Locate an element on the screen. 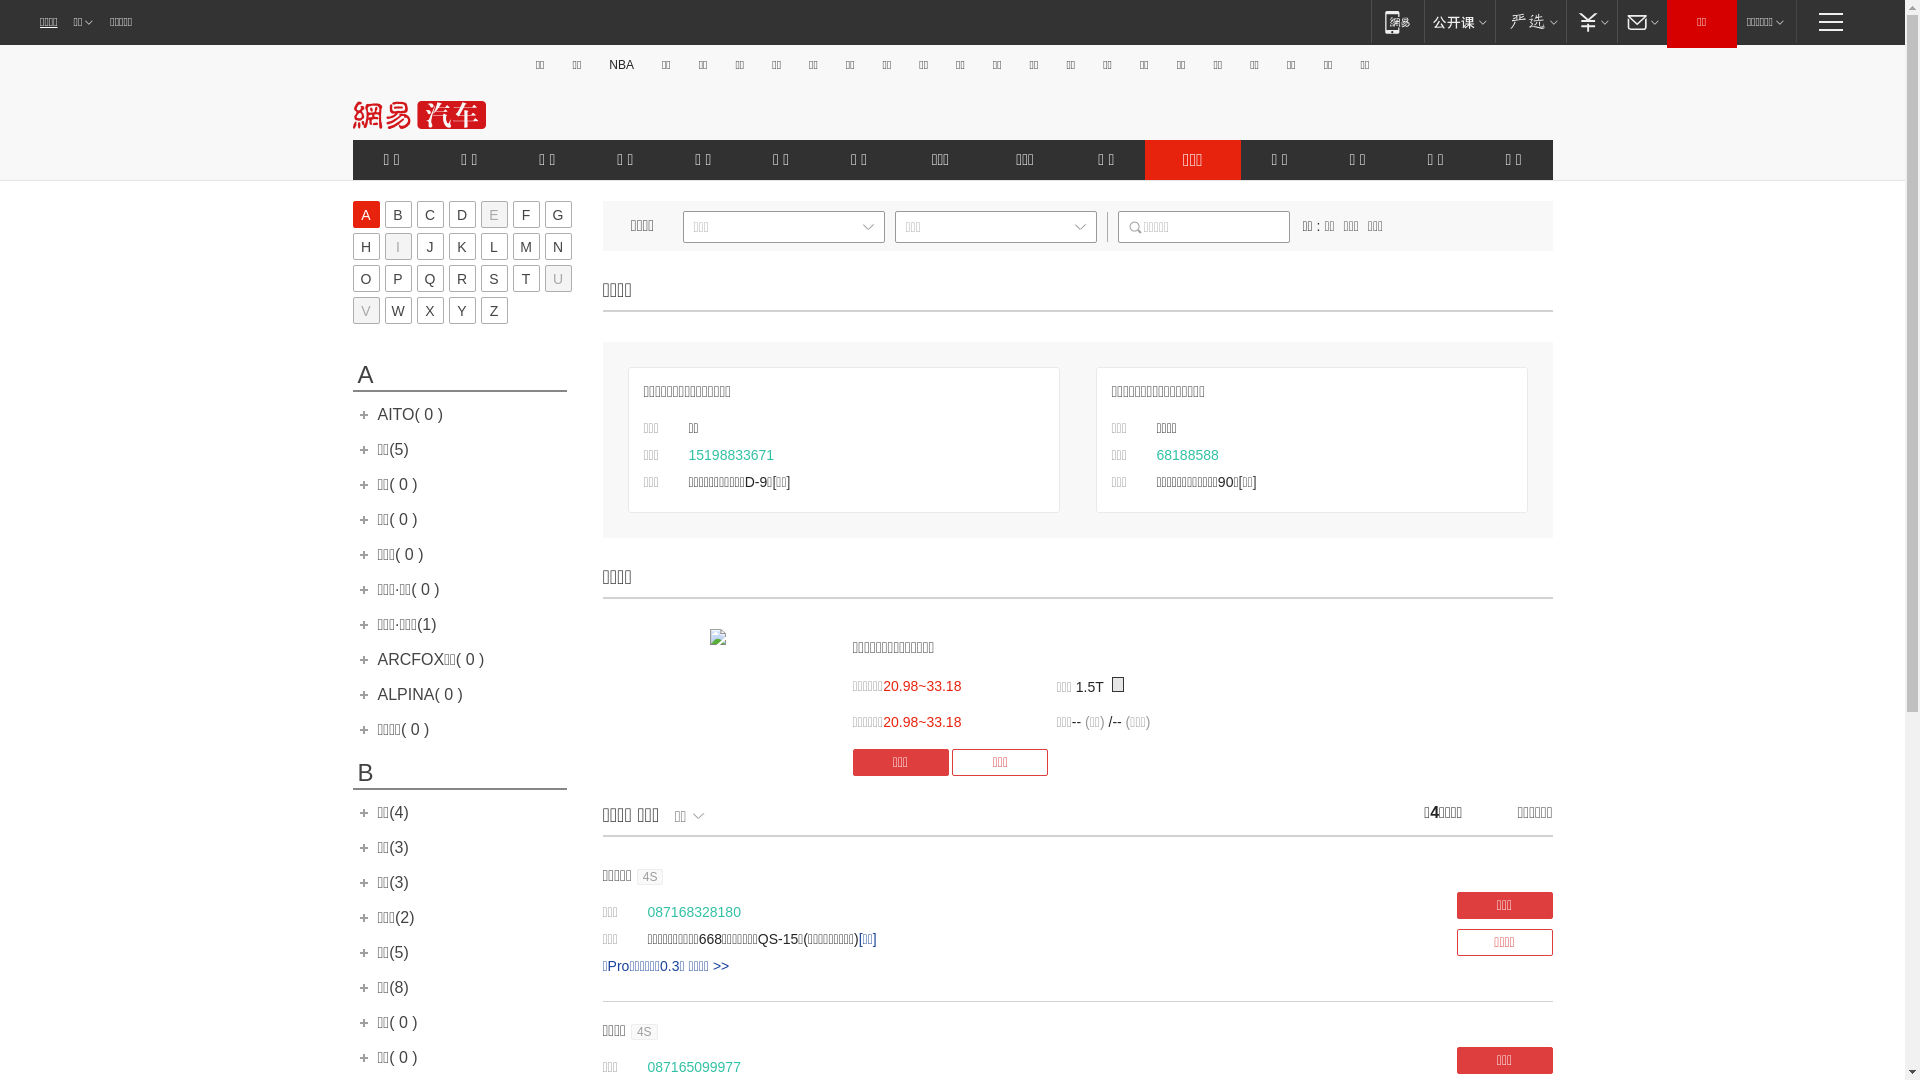  'Y' is located at coordinates (460, 310).